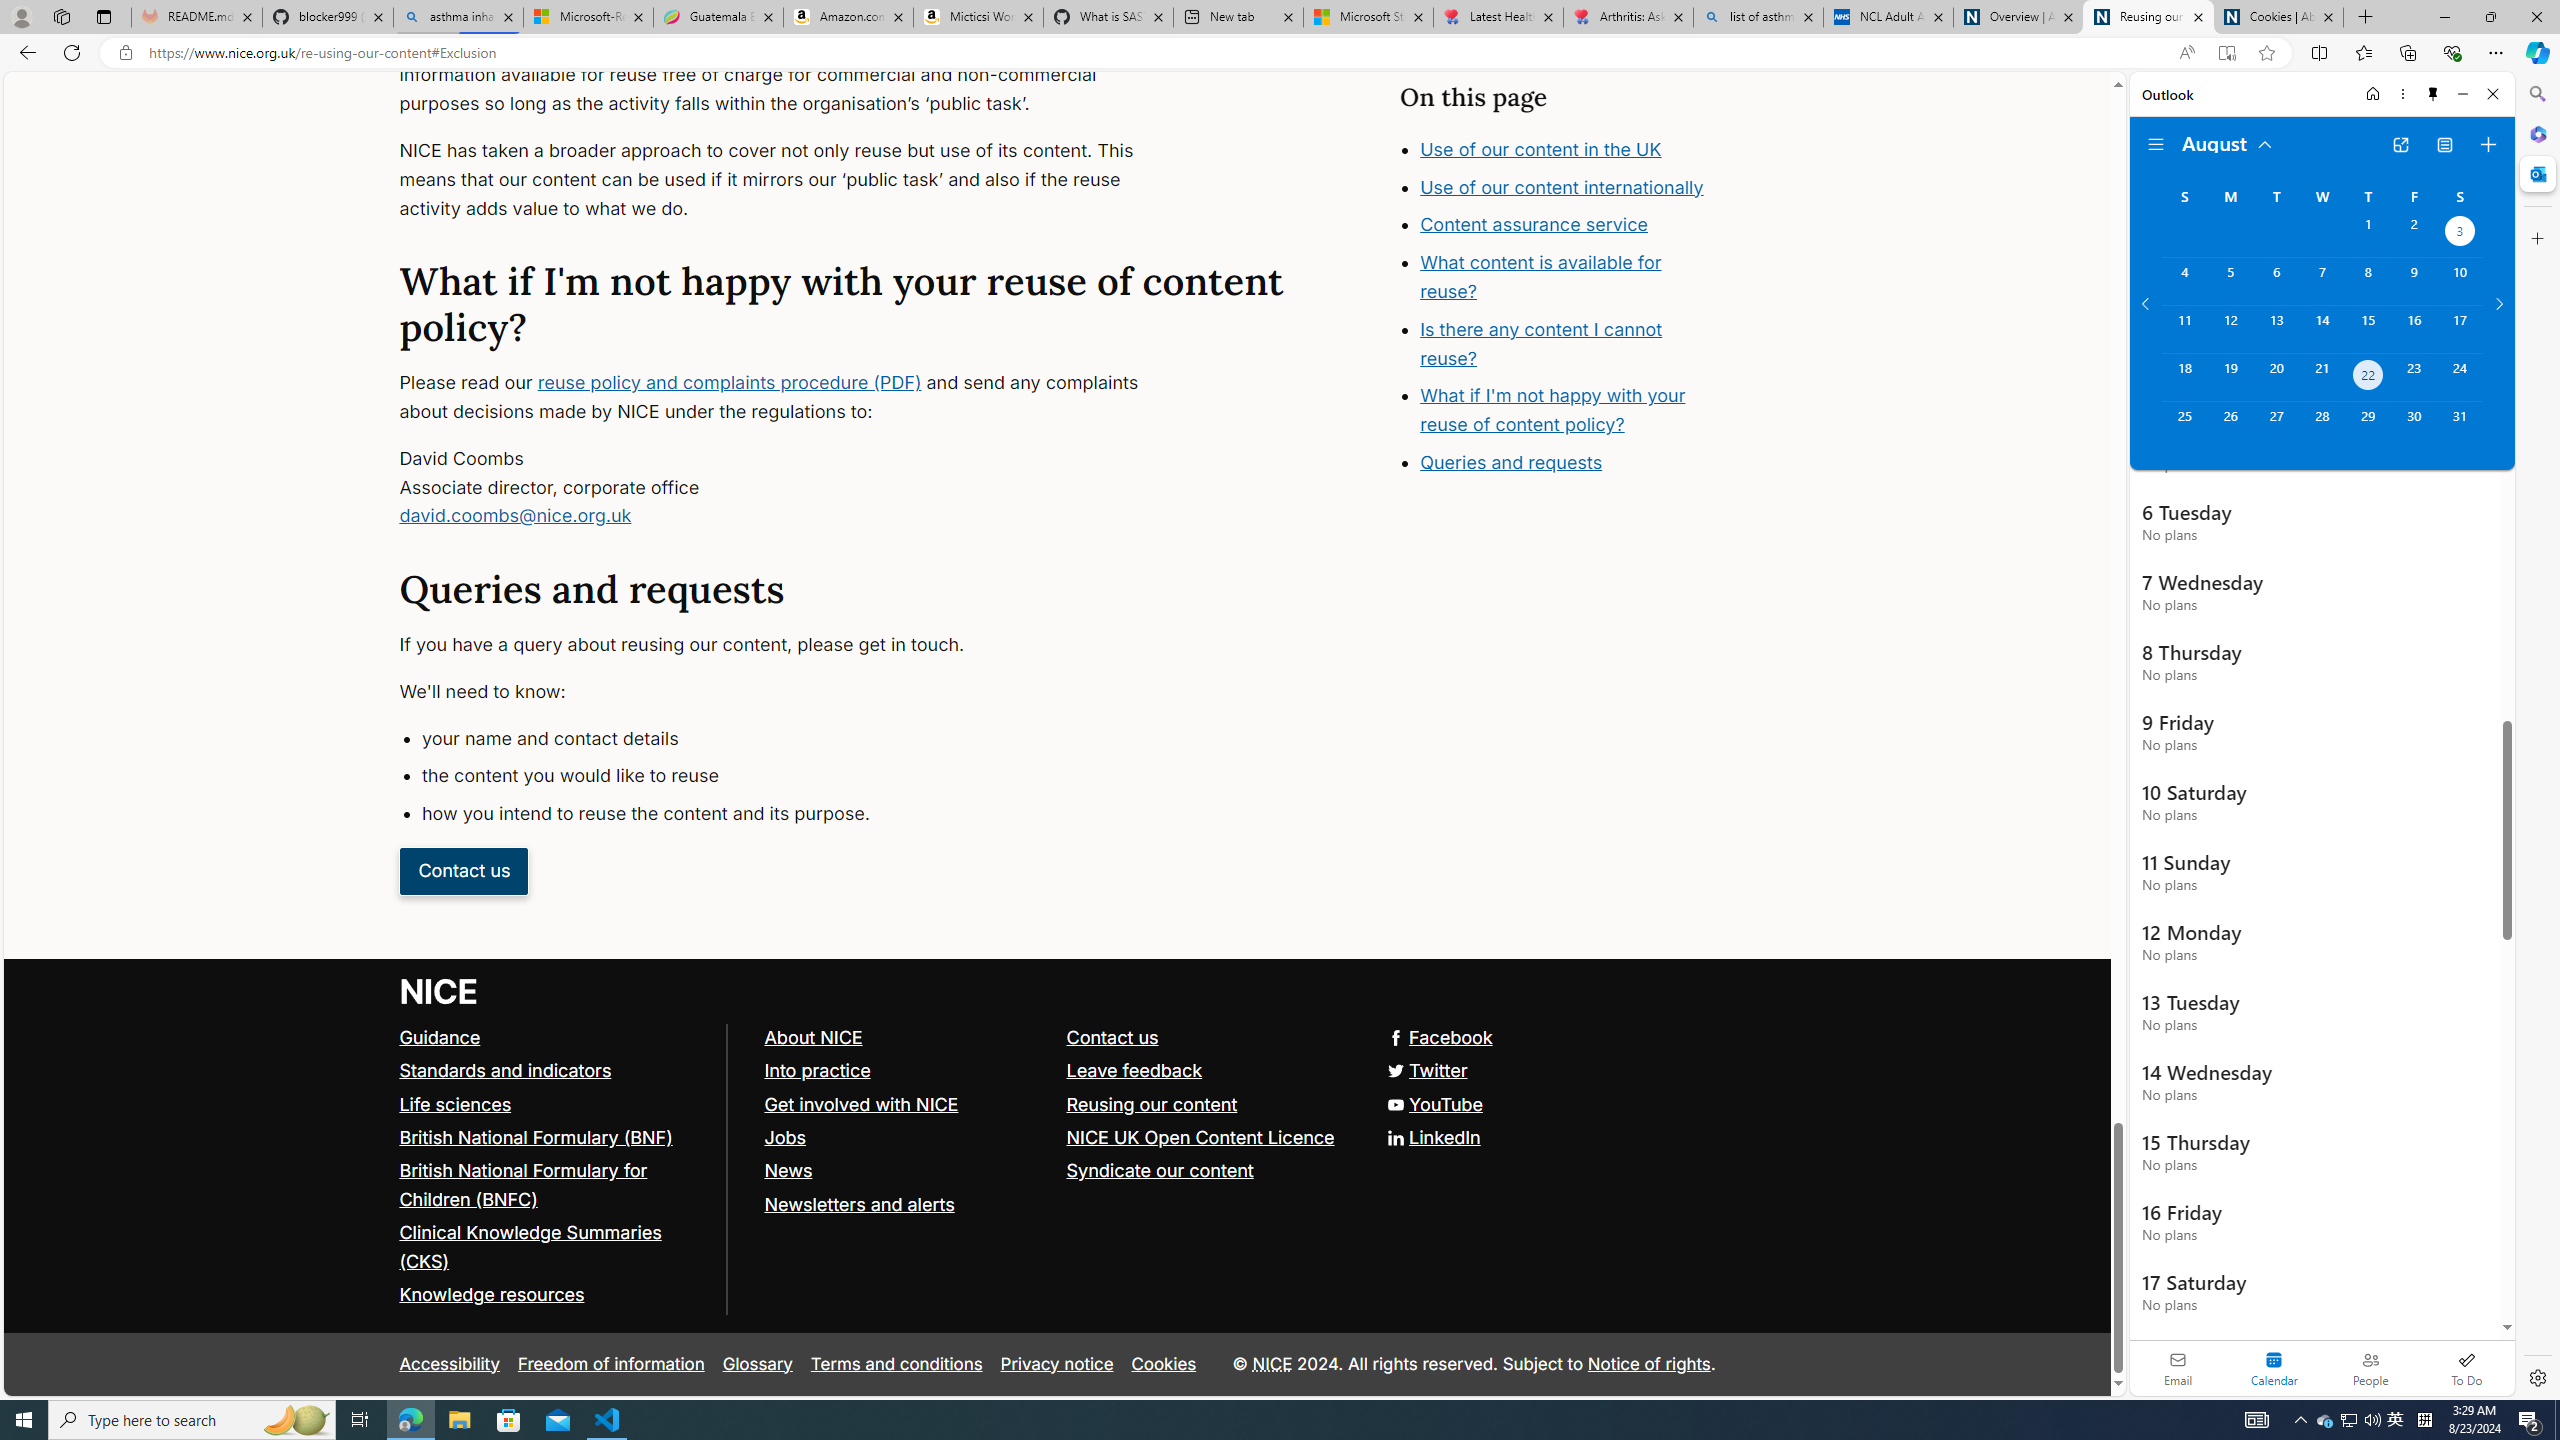 This screenshot has width=2560, height=1440. What do you see at coordinates (757, 1363) in the screenshot?
I see `'Glossary'` at bounding box center [757, 1363].